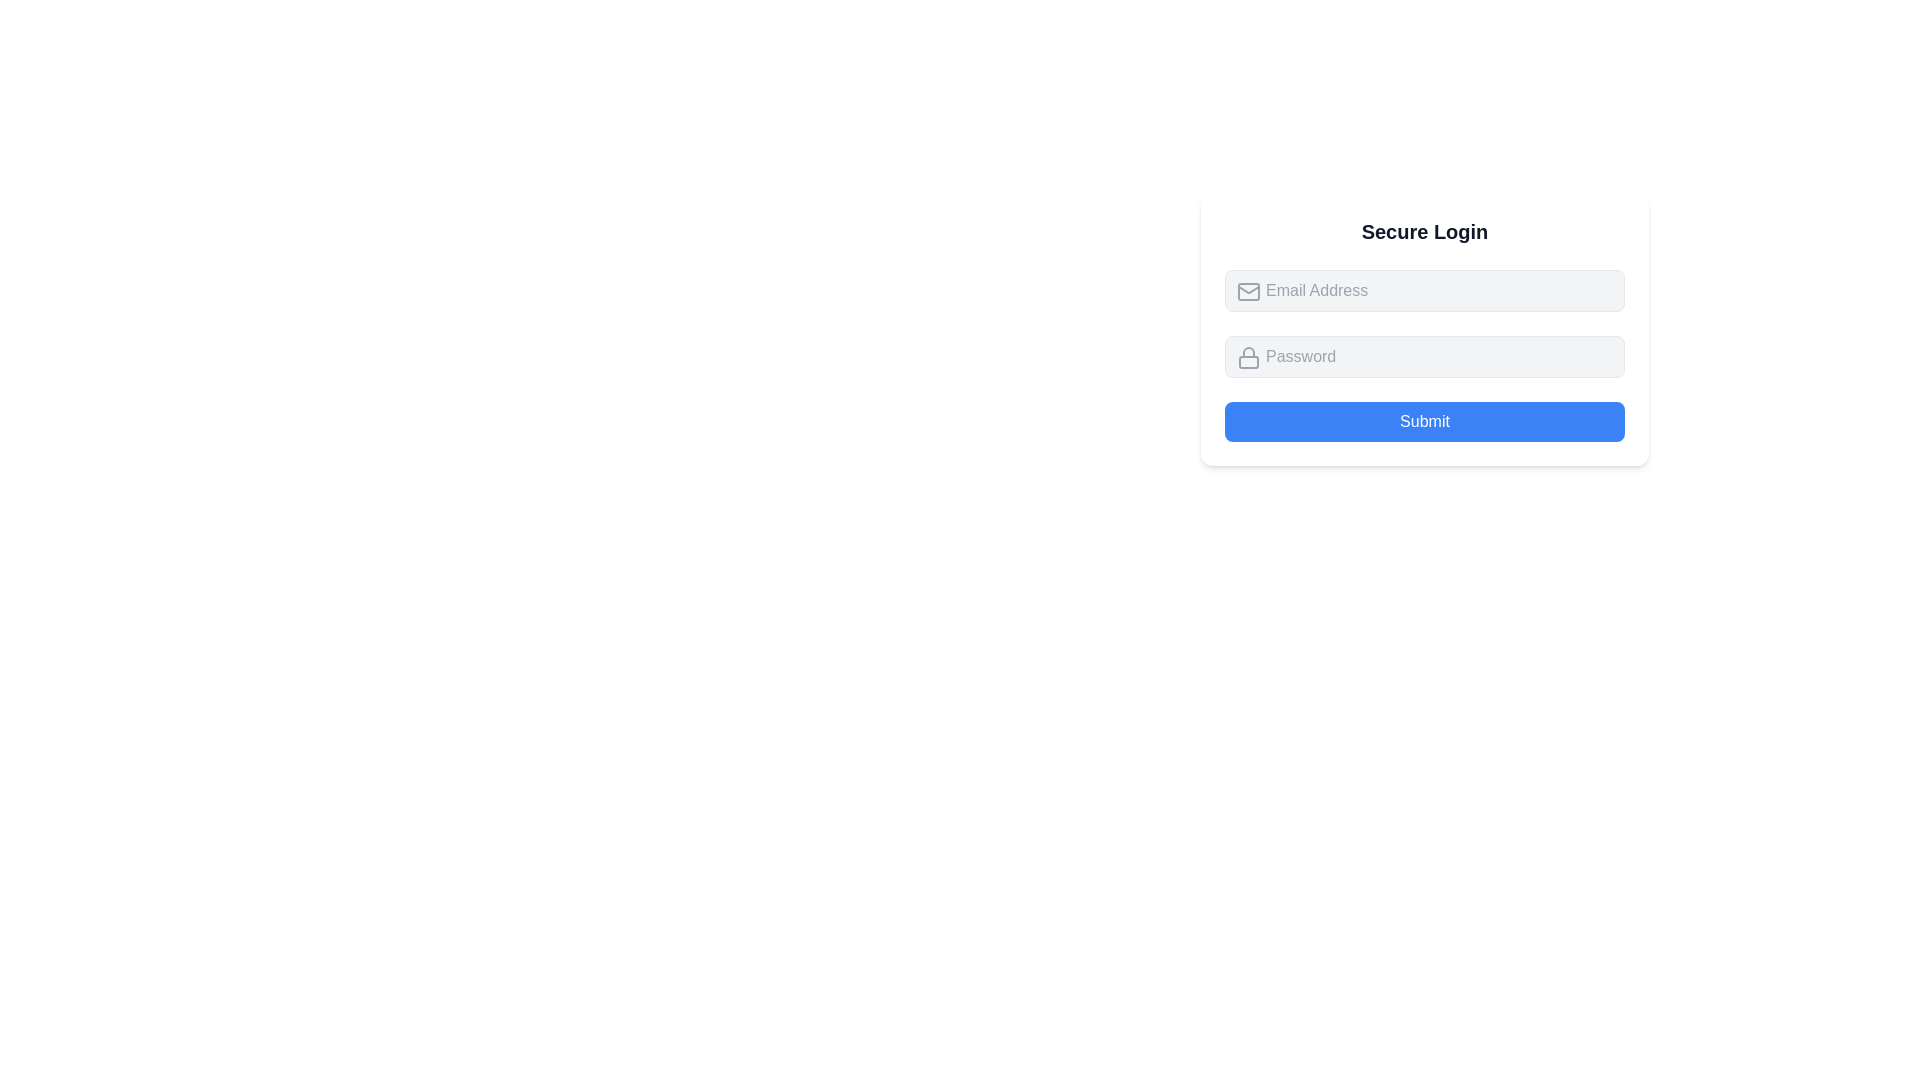 Image resolution: width=1920 pixels, height=1080 pixels. What do you see at coordinates (1247, 357) in the screenshot?
I see `the password icon located near the left margin of the input field labeled 'Password', which indicates that the field is for entering a password` at bounding box center [1247, 357].